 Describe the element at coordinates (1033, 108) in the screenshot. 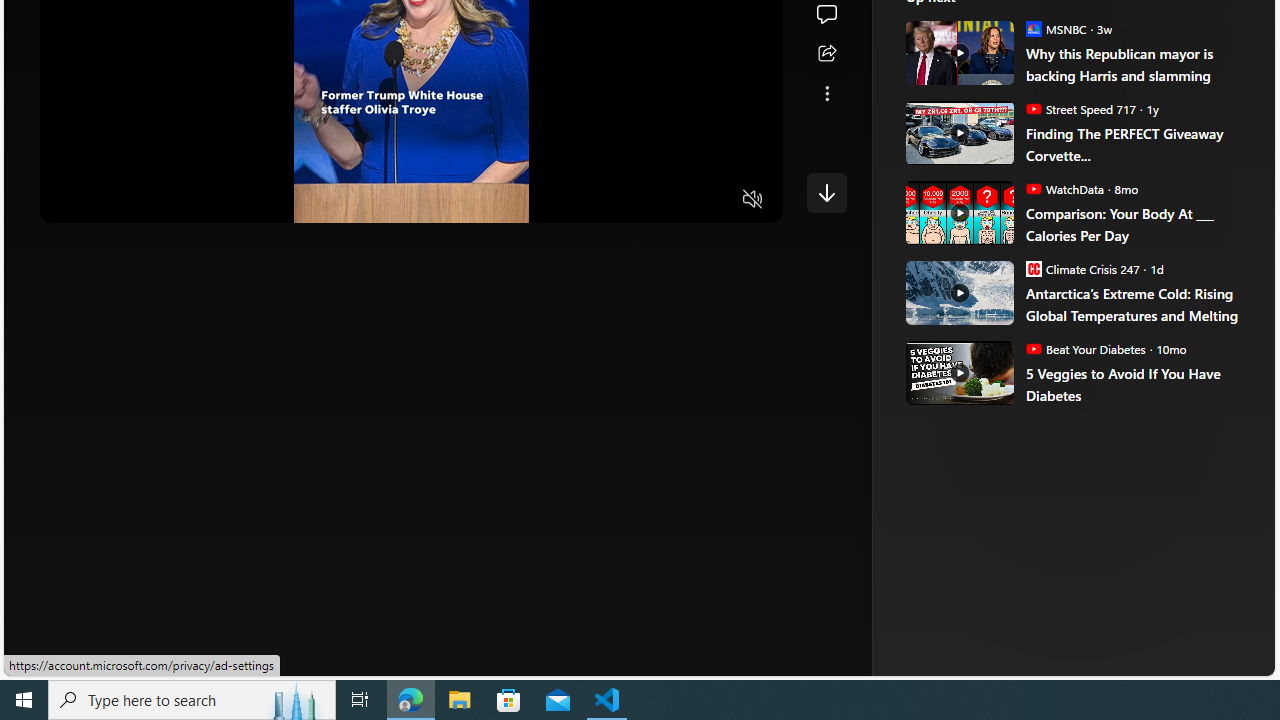

I see `'Street Speed 717'` at that location.